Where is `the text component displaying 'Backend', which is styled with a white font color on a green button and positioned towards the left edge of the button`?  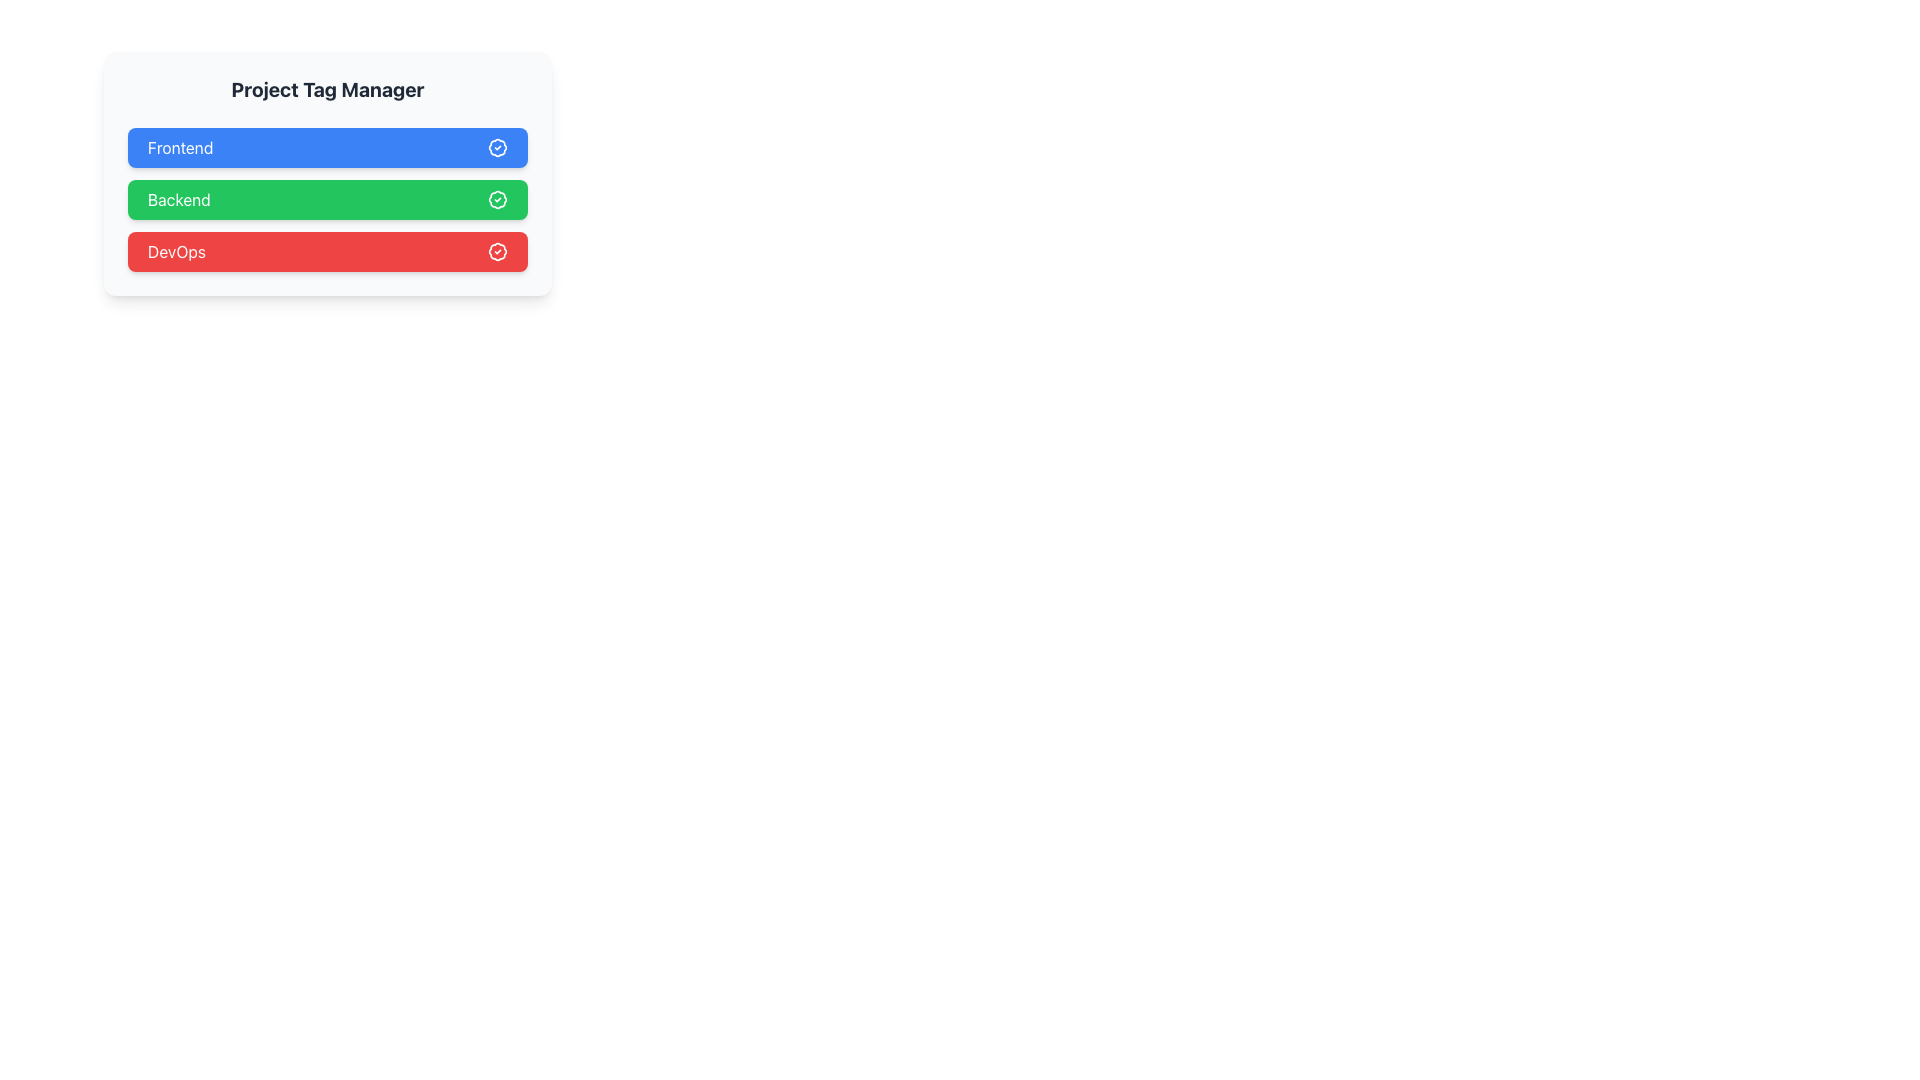 the text component displaying 'Backend', which is styled with a white font color on a green button and positioned towards the left edge of the button is located at coordinates (179, 200).